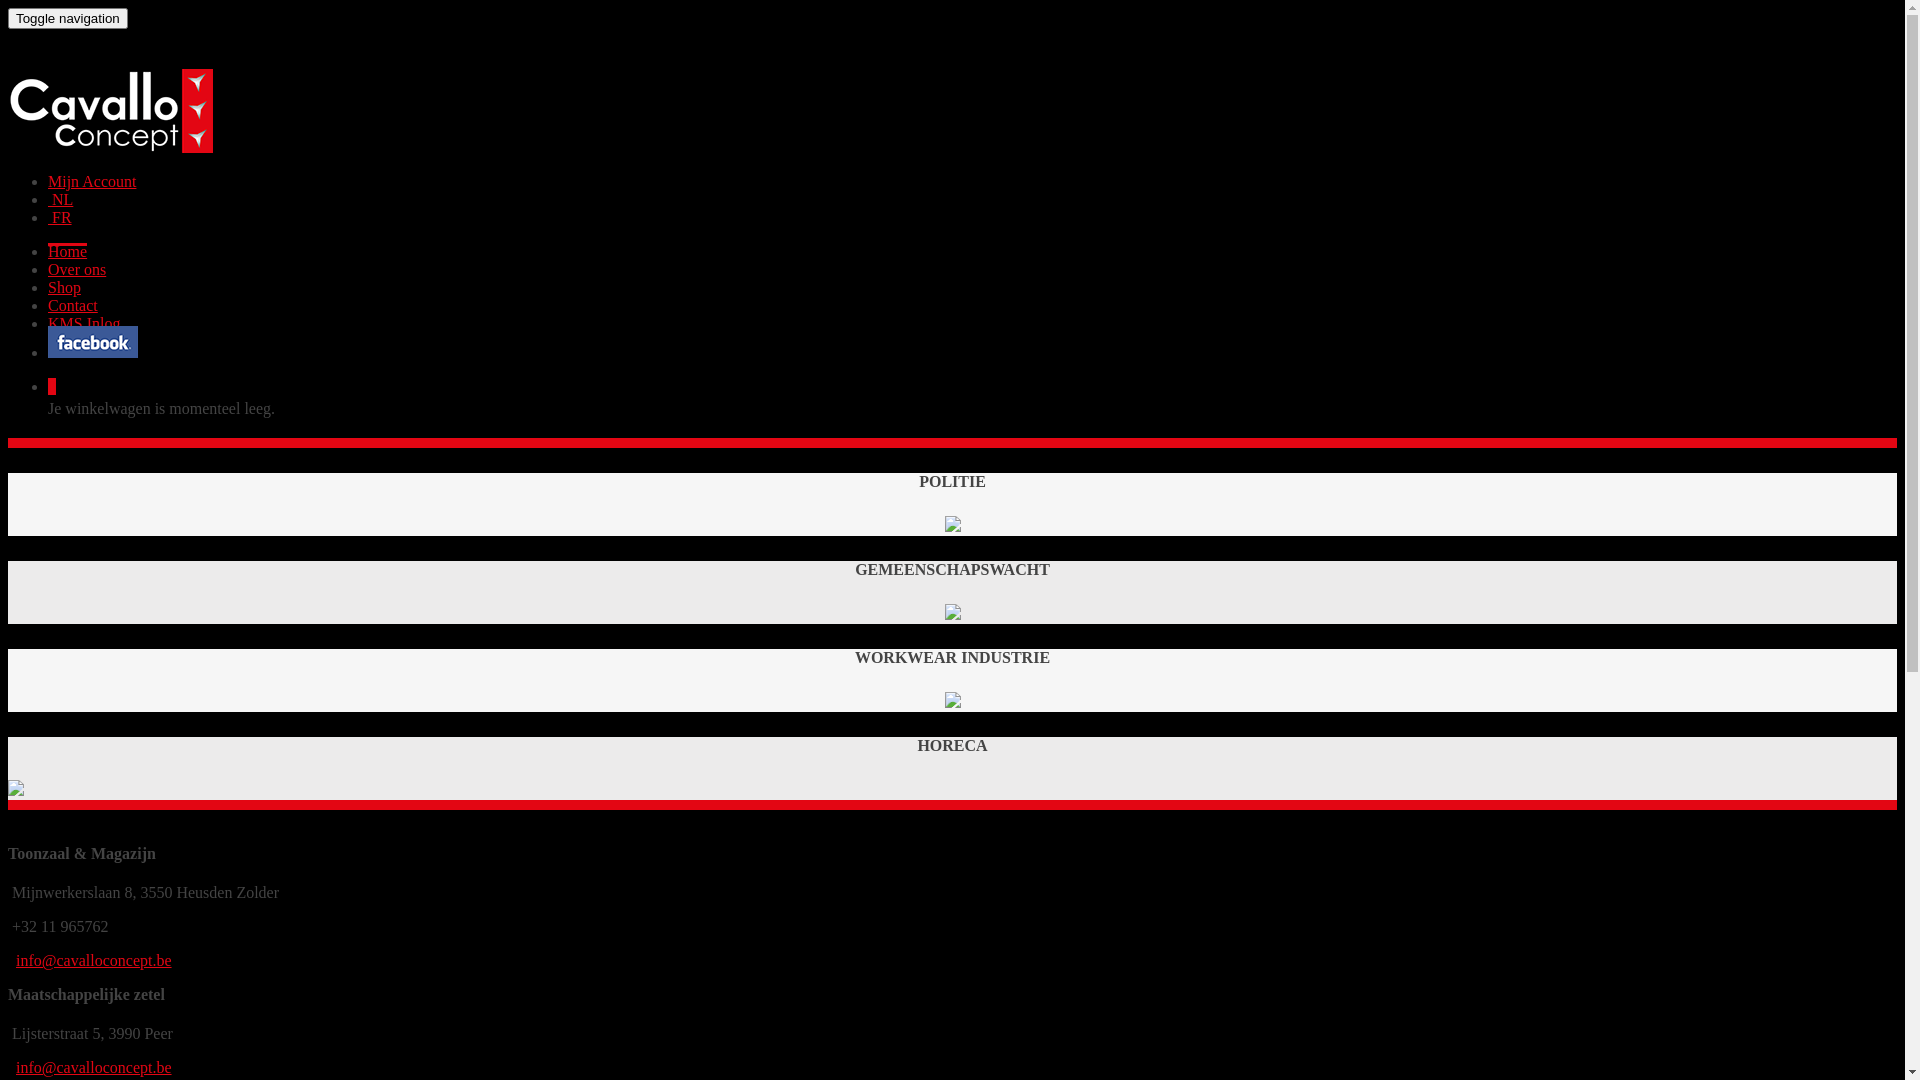 This screenshot has height=1080, width=1920. What do you see at coordinates (93, 1066) in the screenshot?
I see `'info@cavalloconcept.be'` at bounding box center [93, 1066].